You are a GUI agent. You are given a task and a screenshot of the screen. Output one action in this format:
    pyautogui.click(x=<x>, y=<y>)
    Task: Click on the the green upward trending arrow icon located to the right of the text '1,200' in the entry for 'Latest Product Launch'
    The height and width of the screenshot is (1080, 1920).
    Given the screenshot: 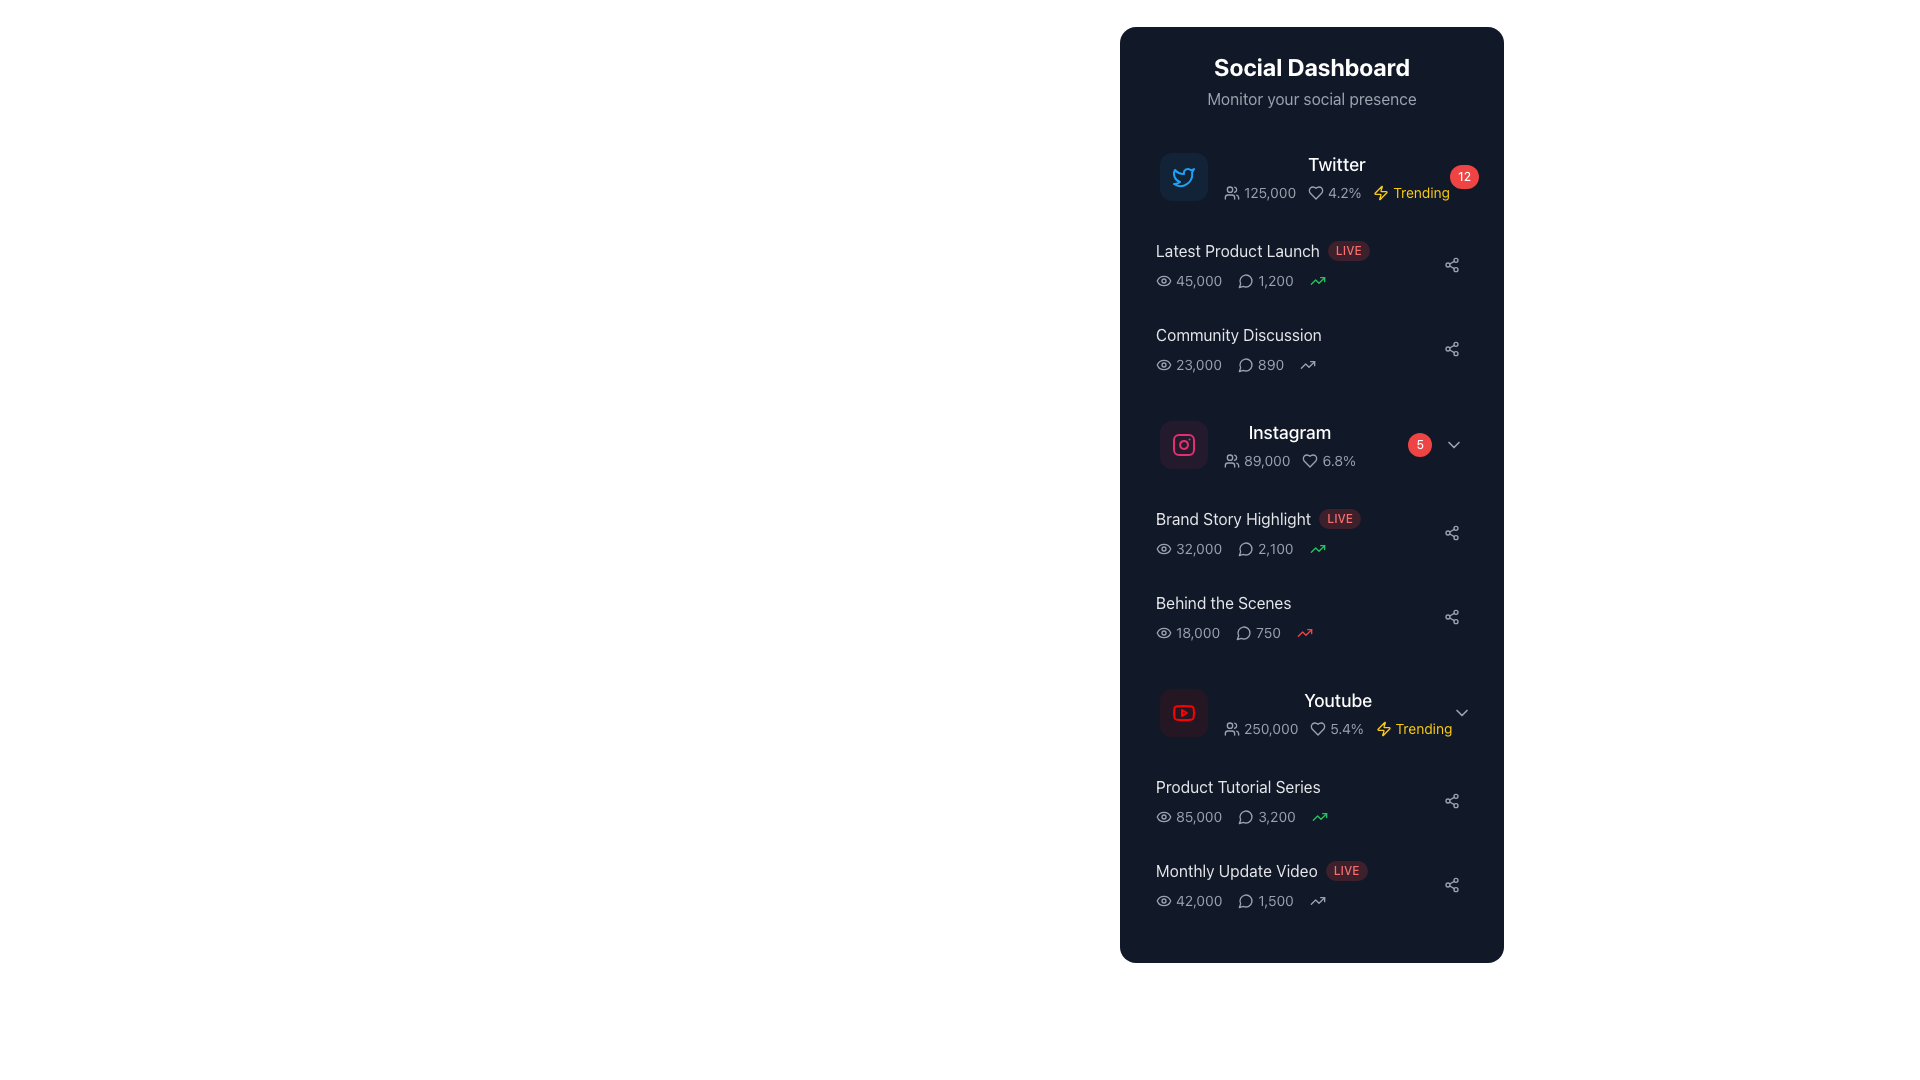 What is the action you would take?
    pyautogui.click(x=1317, y=281)
    